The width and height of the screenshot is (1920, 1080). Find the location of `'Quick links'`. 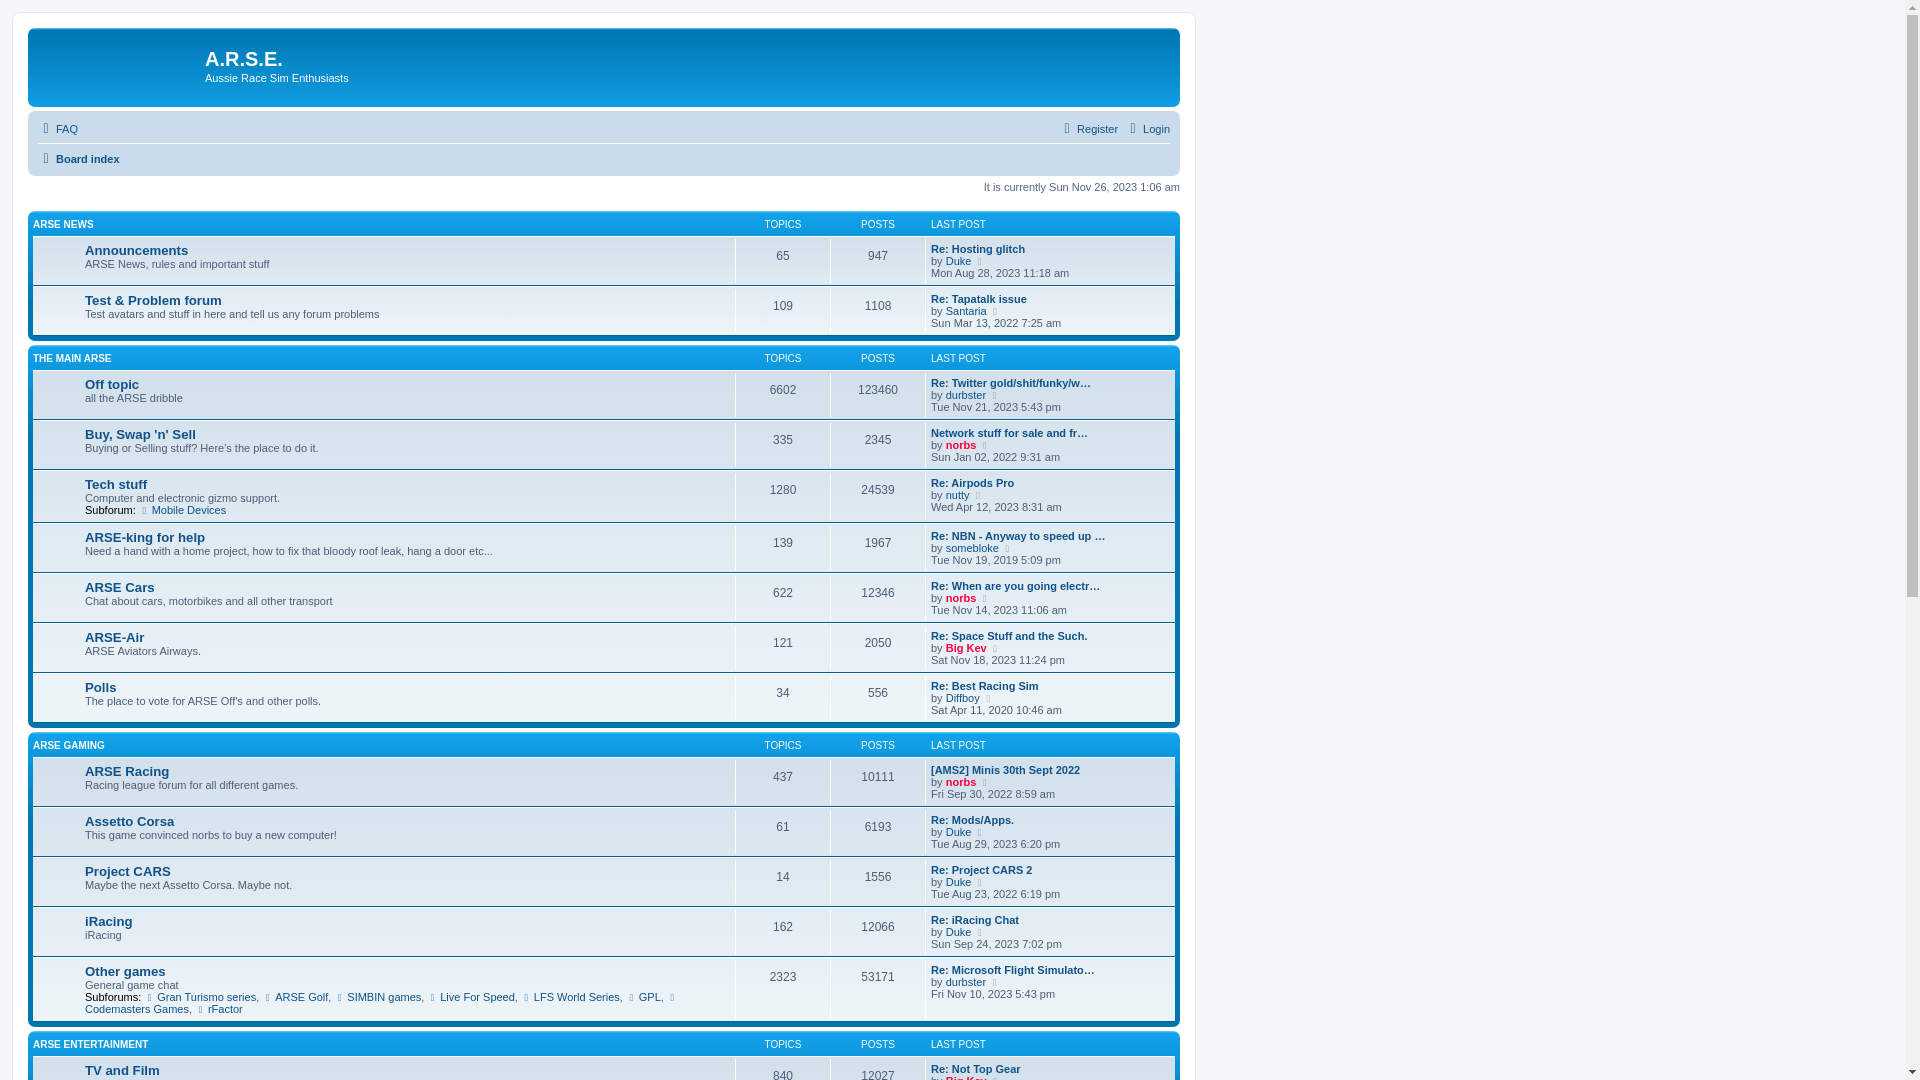

'Quick links' is located at coordinates (84, 155).